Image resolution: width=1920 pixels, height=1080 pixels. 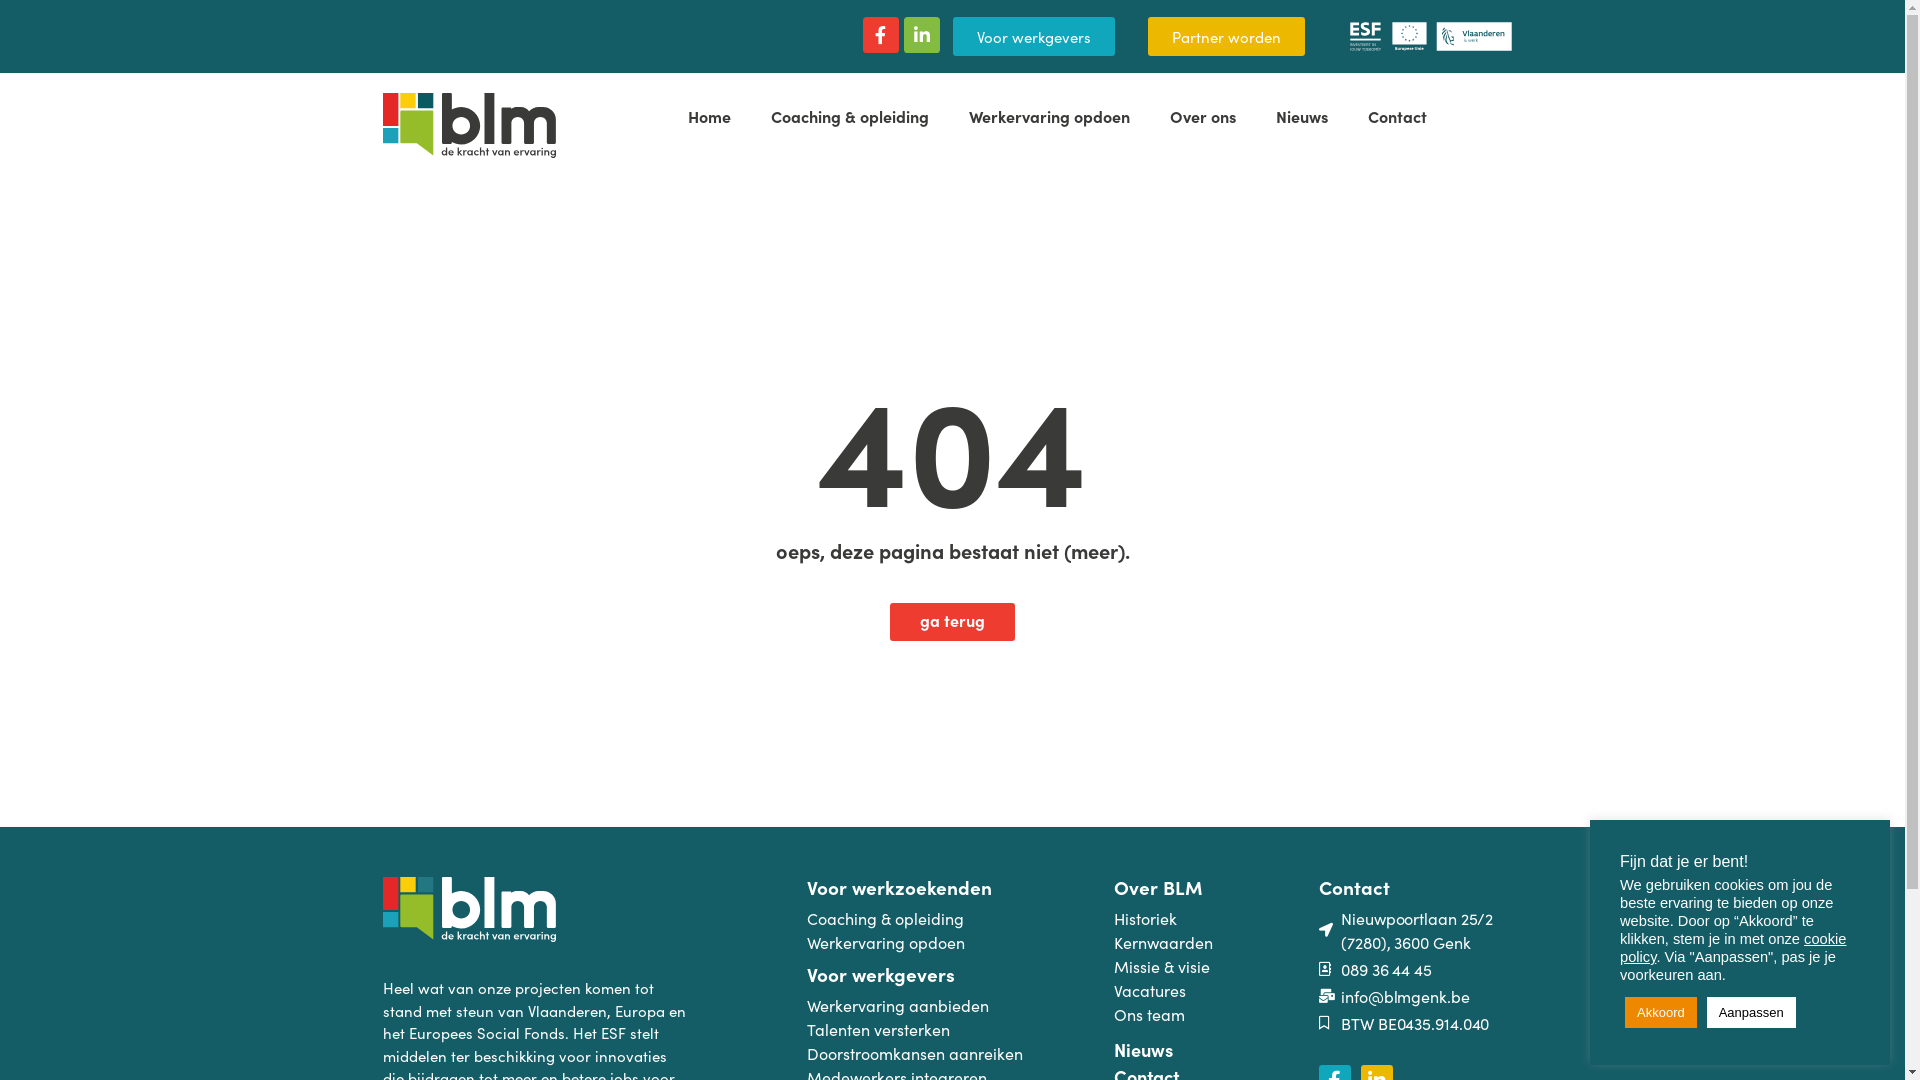 I want to click on 'Aanpassen', so click(x=1750, y=1012).